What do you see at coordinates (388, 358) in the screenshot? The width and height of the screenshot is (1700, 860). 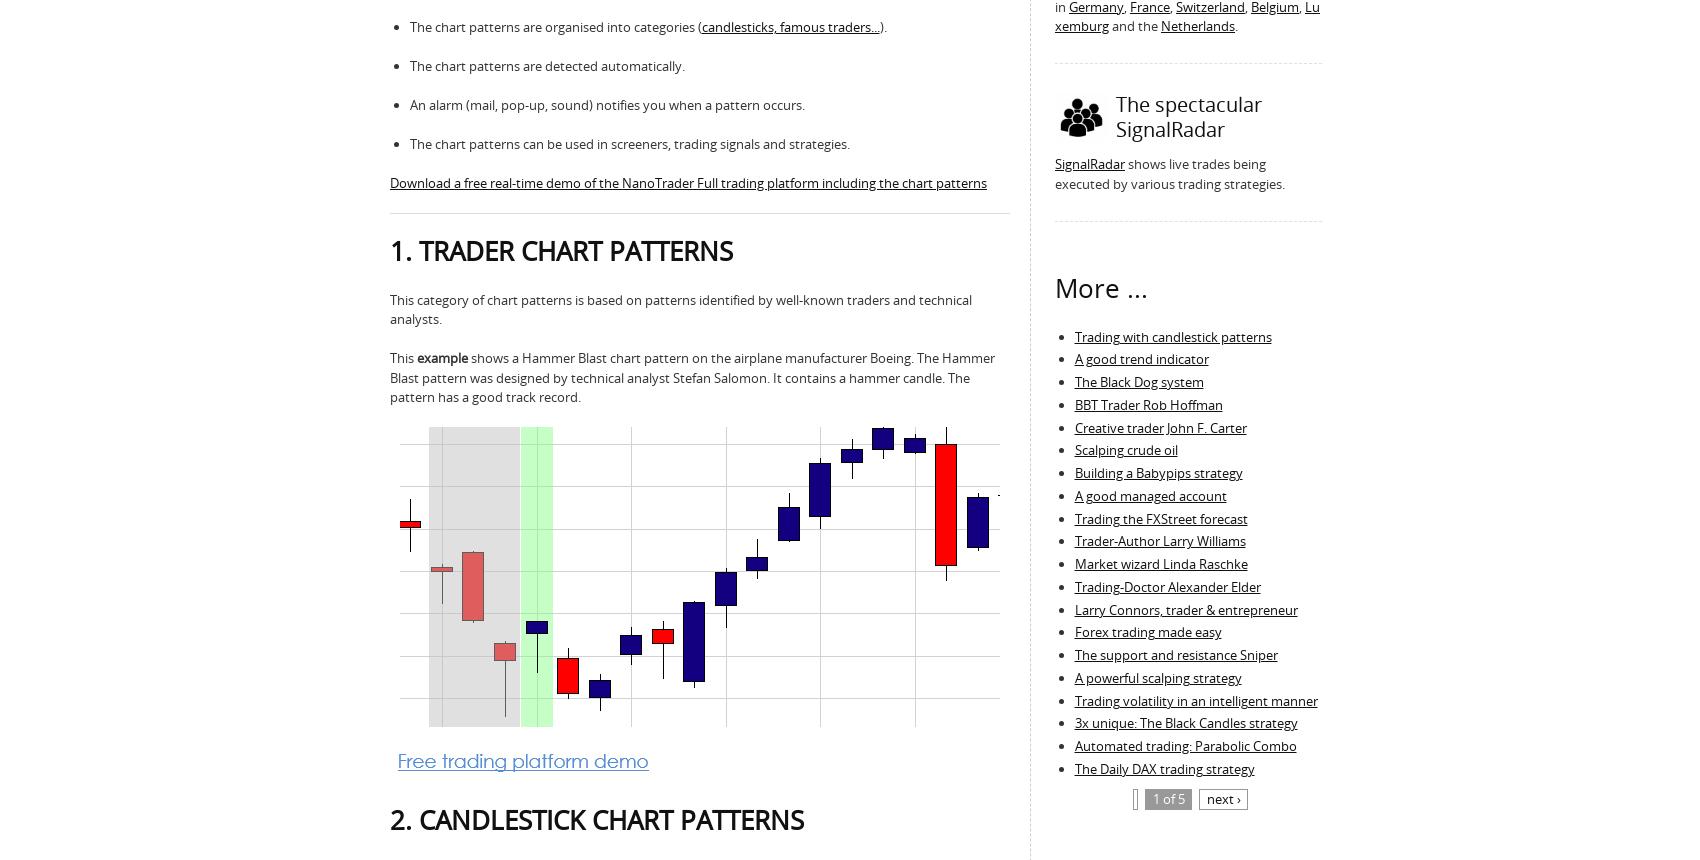 I see `'This'` at bounding box center [388, 358].